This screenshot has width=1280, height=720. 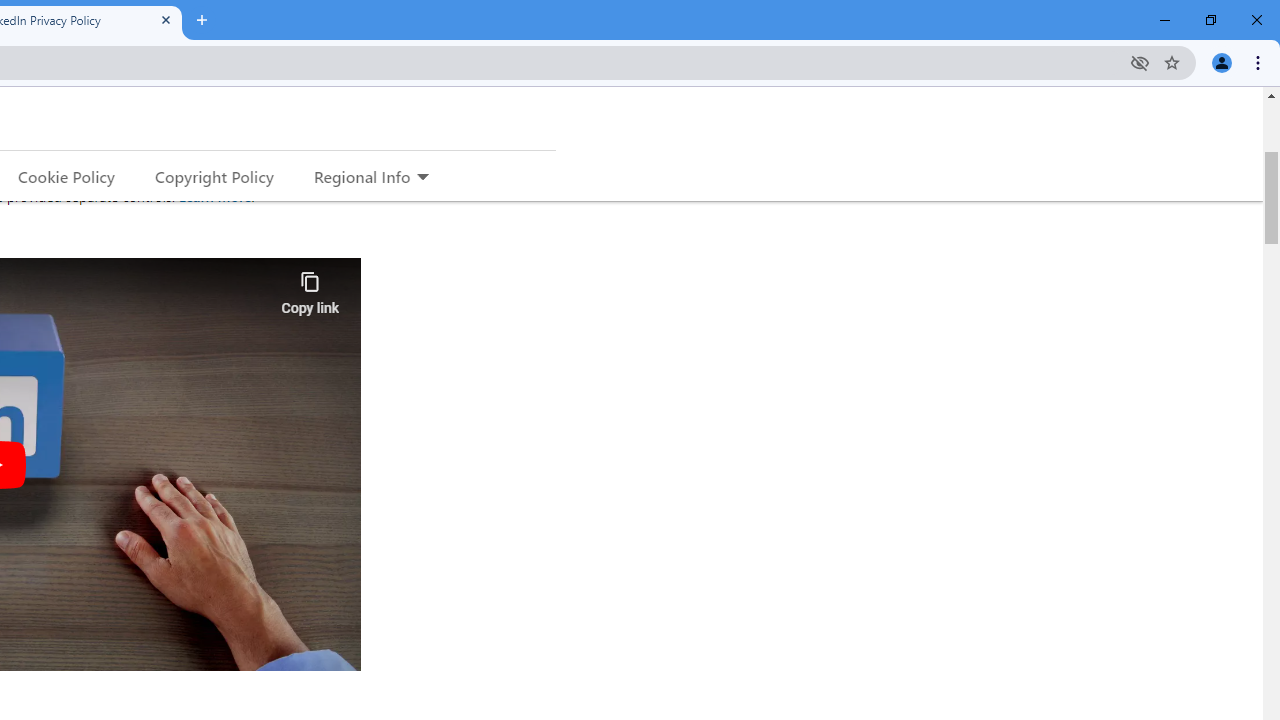 What do you see at coordinates (362, 175) in the screenshot?
I see `'Regional Info'` at bounding box center [362, 175].